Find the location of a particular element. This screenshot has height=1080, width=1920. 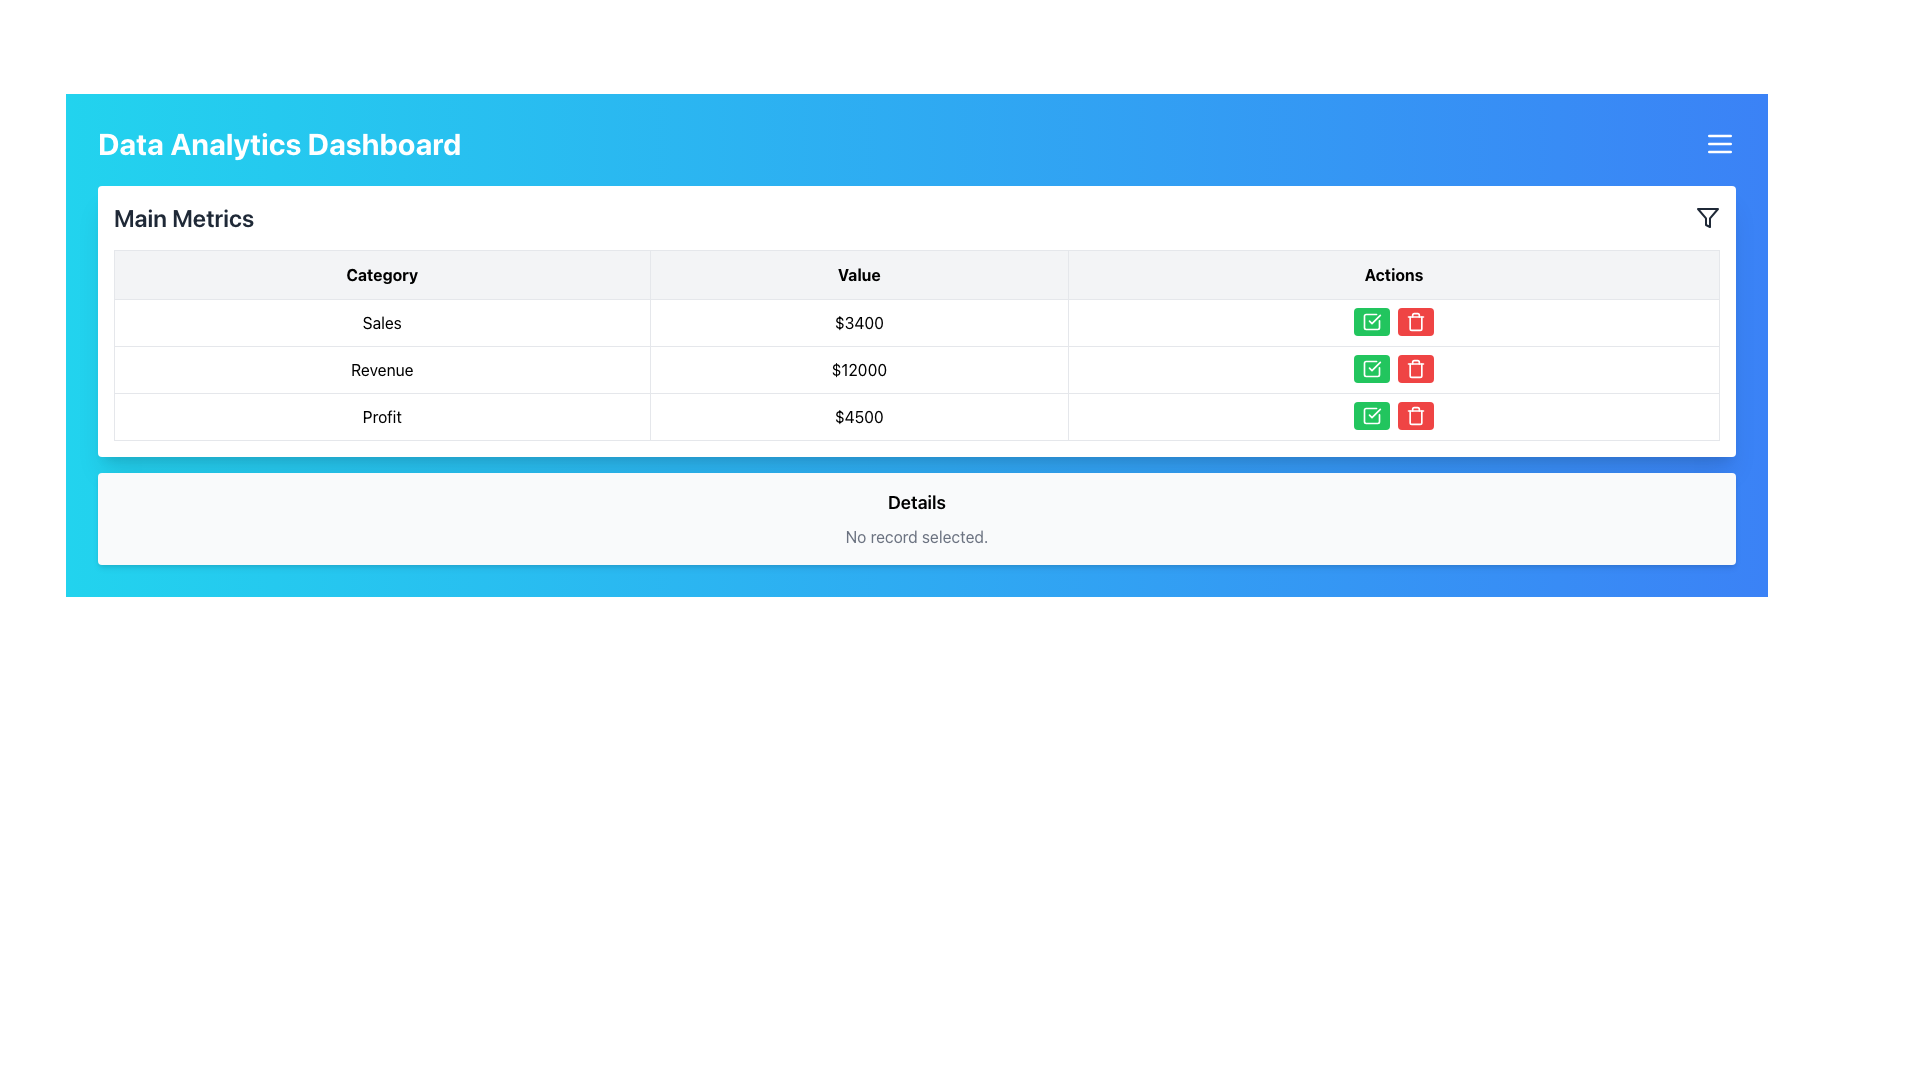

the green button with a checkmark icon located in the 'Actions' column of the data table is located at coordinates (1371, 320).